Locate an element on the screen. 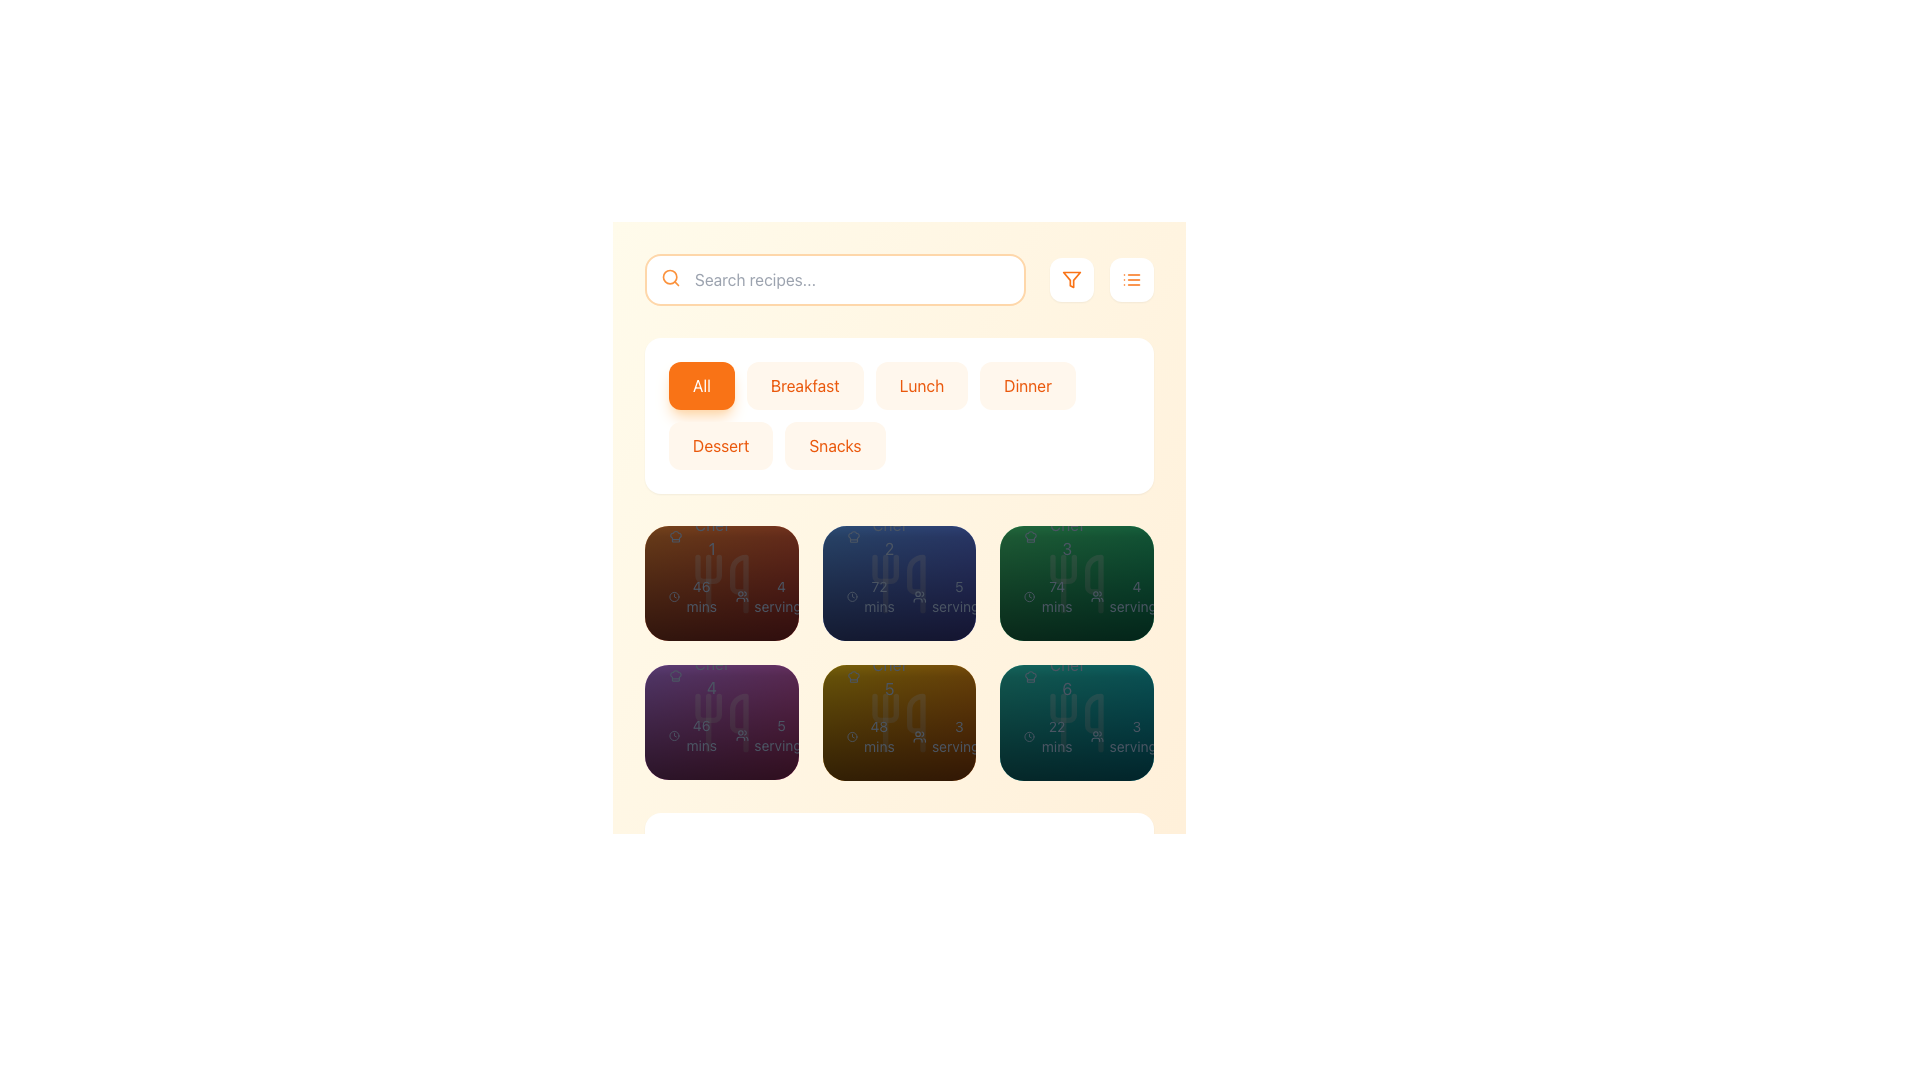 This screenshot has width=1920, height=1080. the '3 servings' text indicator with the accompanying icon located in the bottom-right card of the grid layout is located at coordinates (1128, 736).